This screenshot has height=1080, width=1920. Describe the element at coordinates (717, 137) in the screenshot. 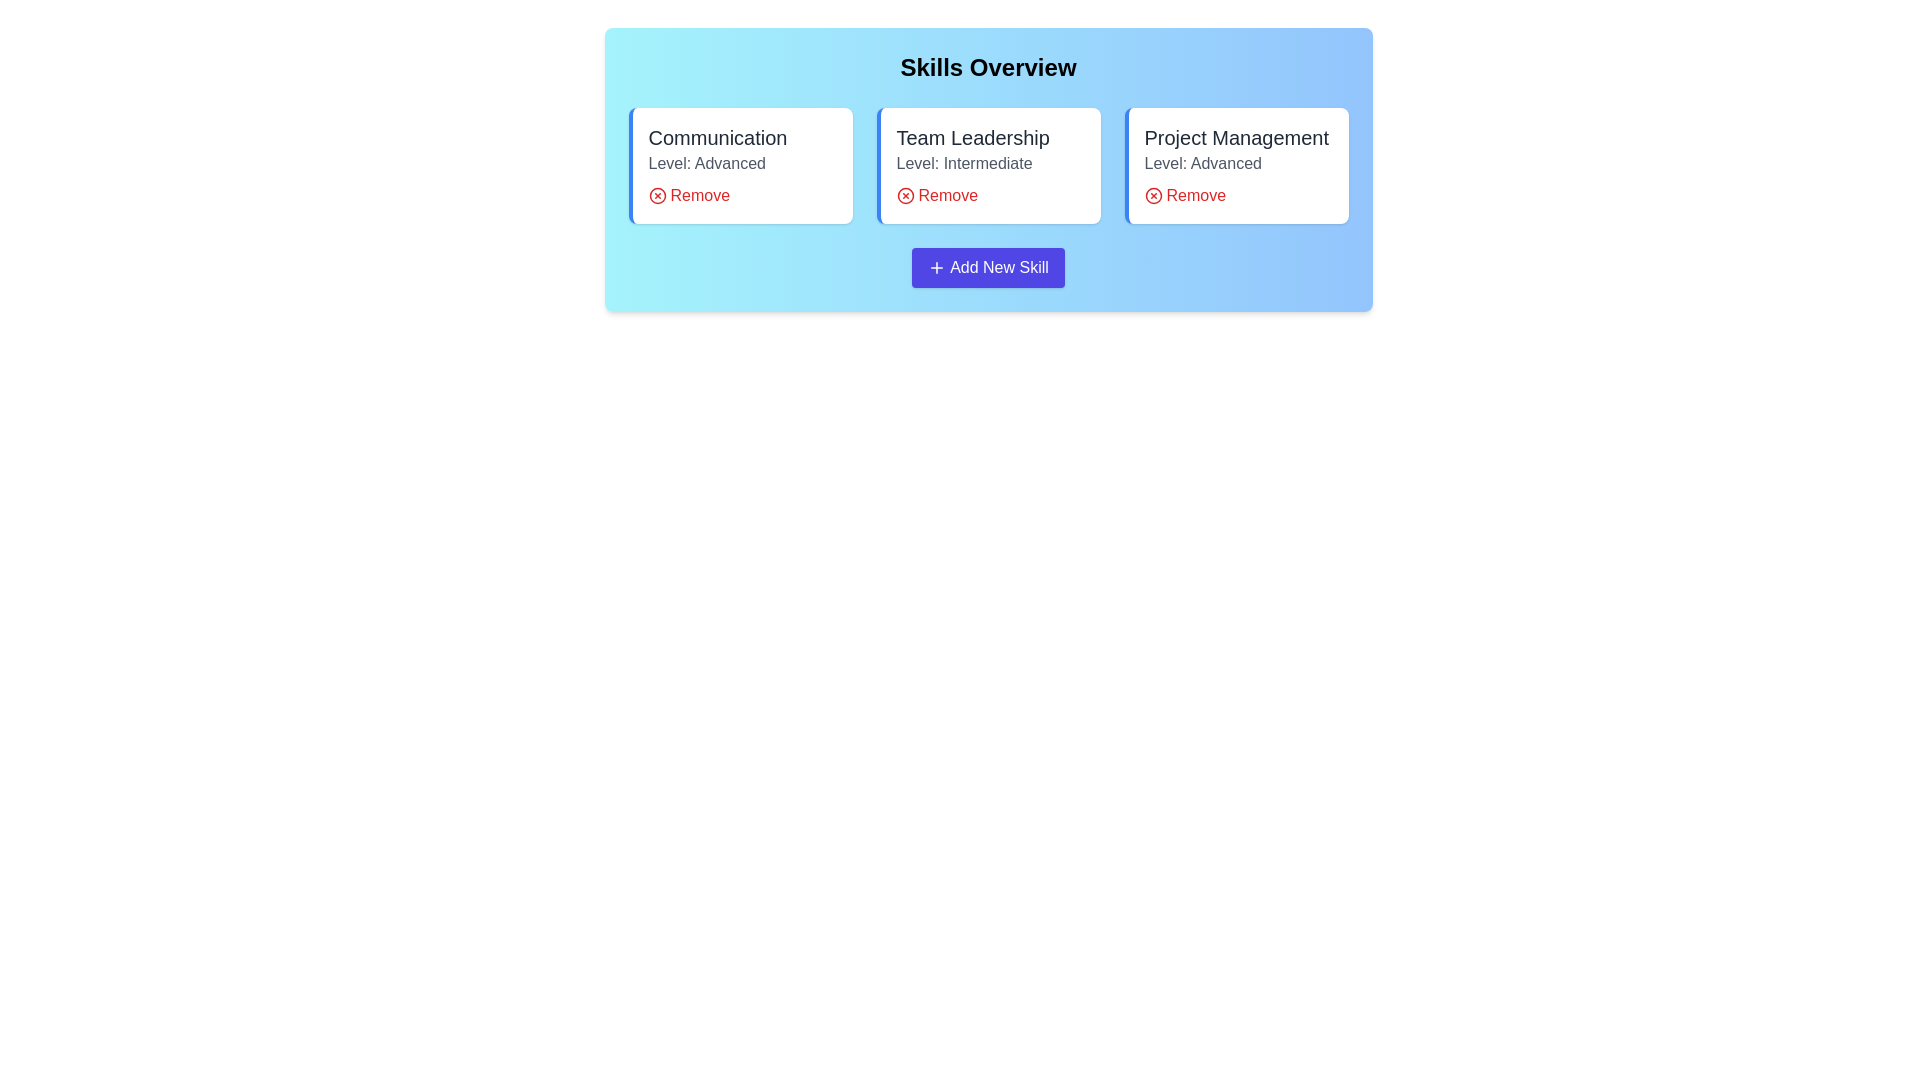

I see `the skill name text for Communication` at that location.